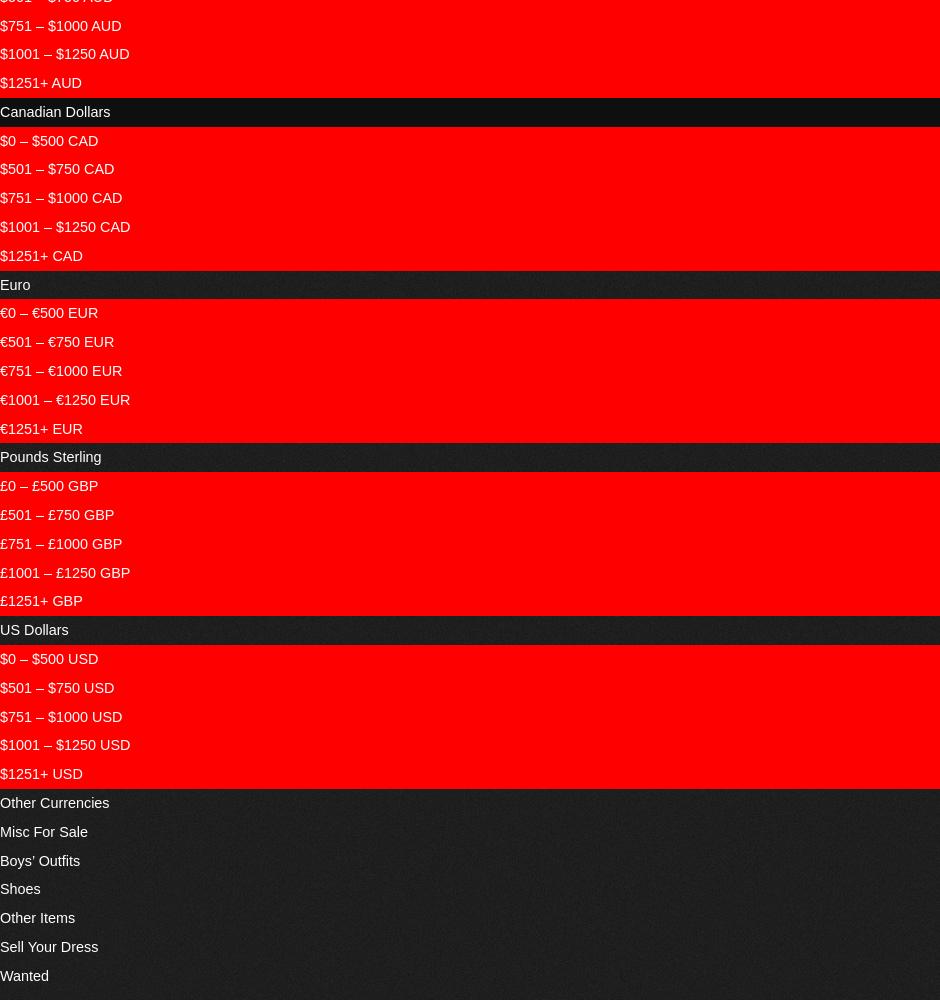  What do you see at coordinates (388, 15) in the screenshot?
I see `'Reviews'` at bounding box center [388, 15].